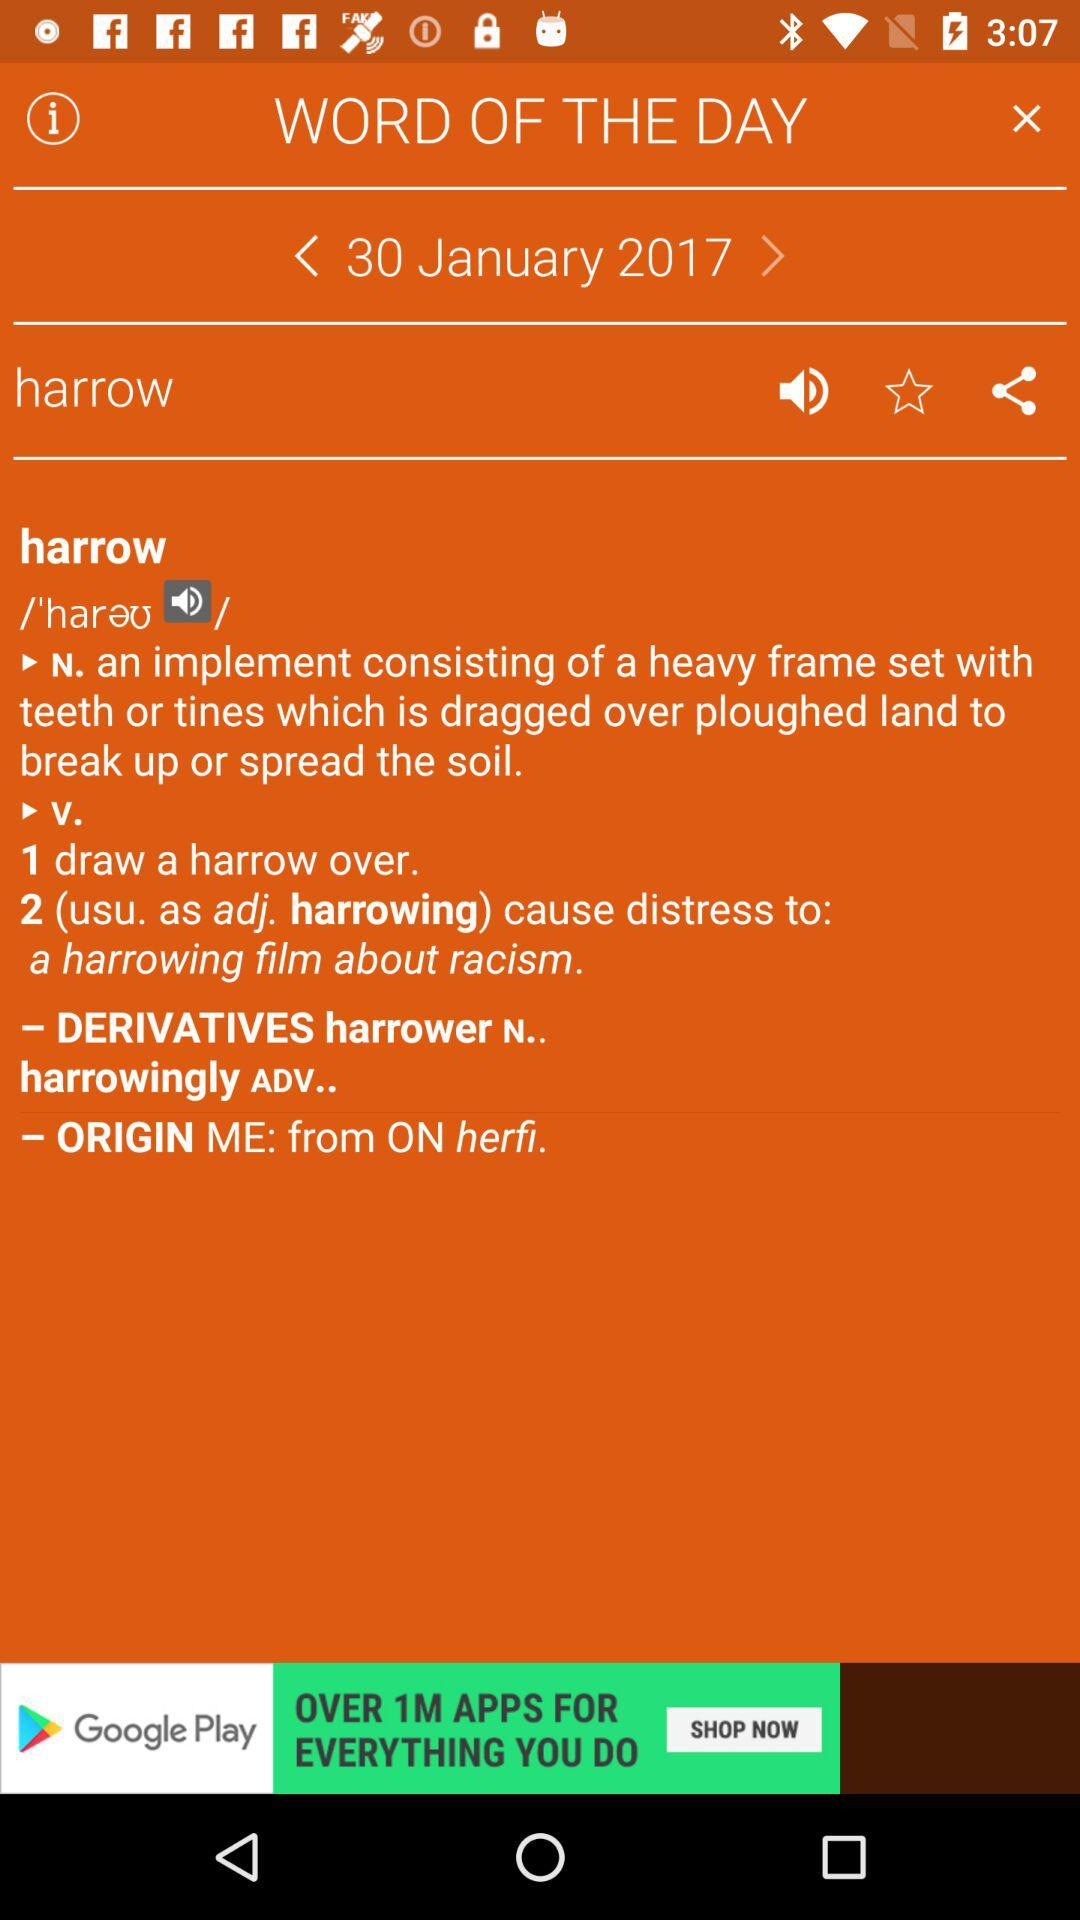 The height and width of the screenshot is (1920, 1080). I want to click on the previous day, so click(305, 254).